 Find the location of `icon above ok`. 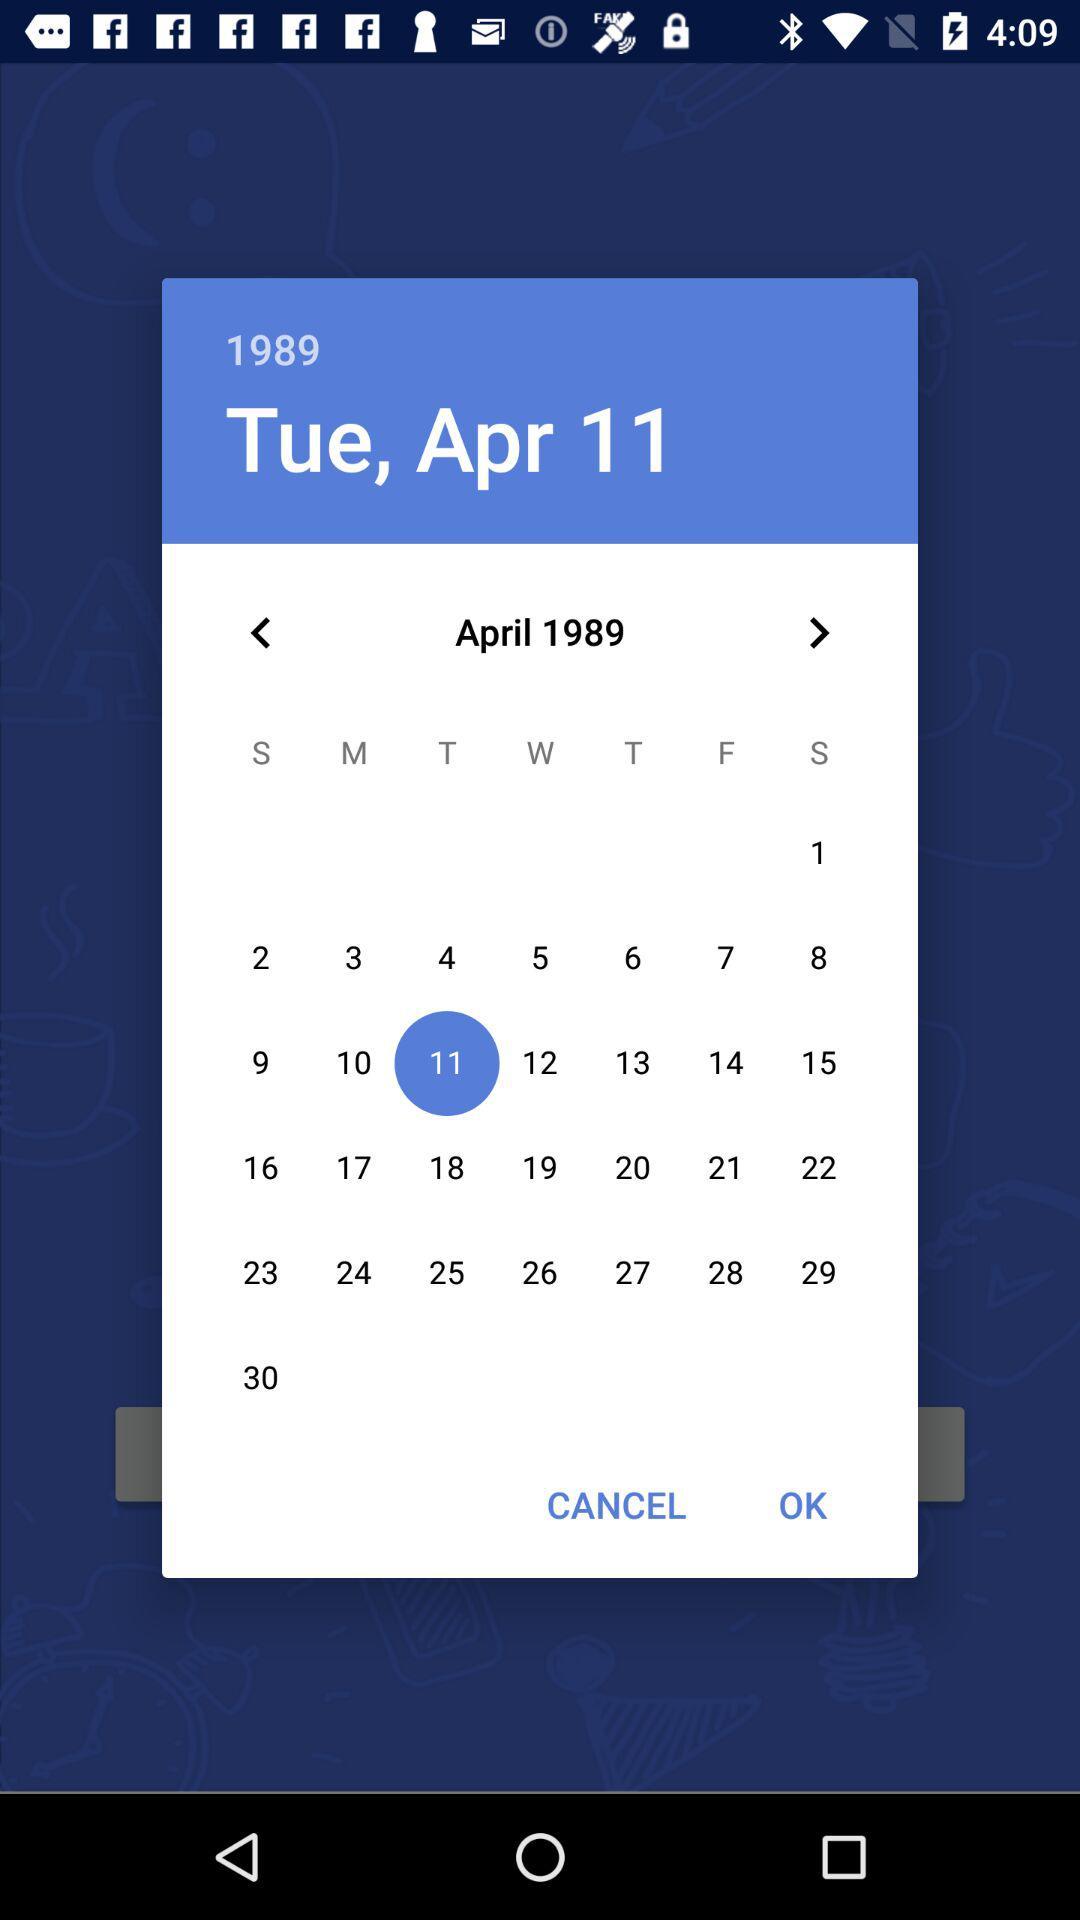

icon above ok is located at coordinates (818, 632).